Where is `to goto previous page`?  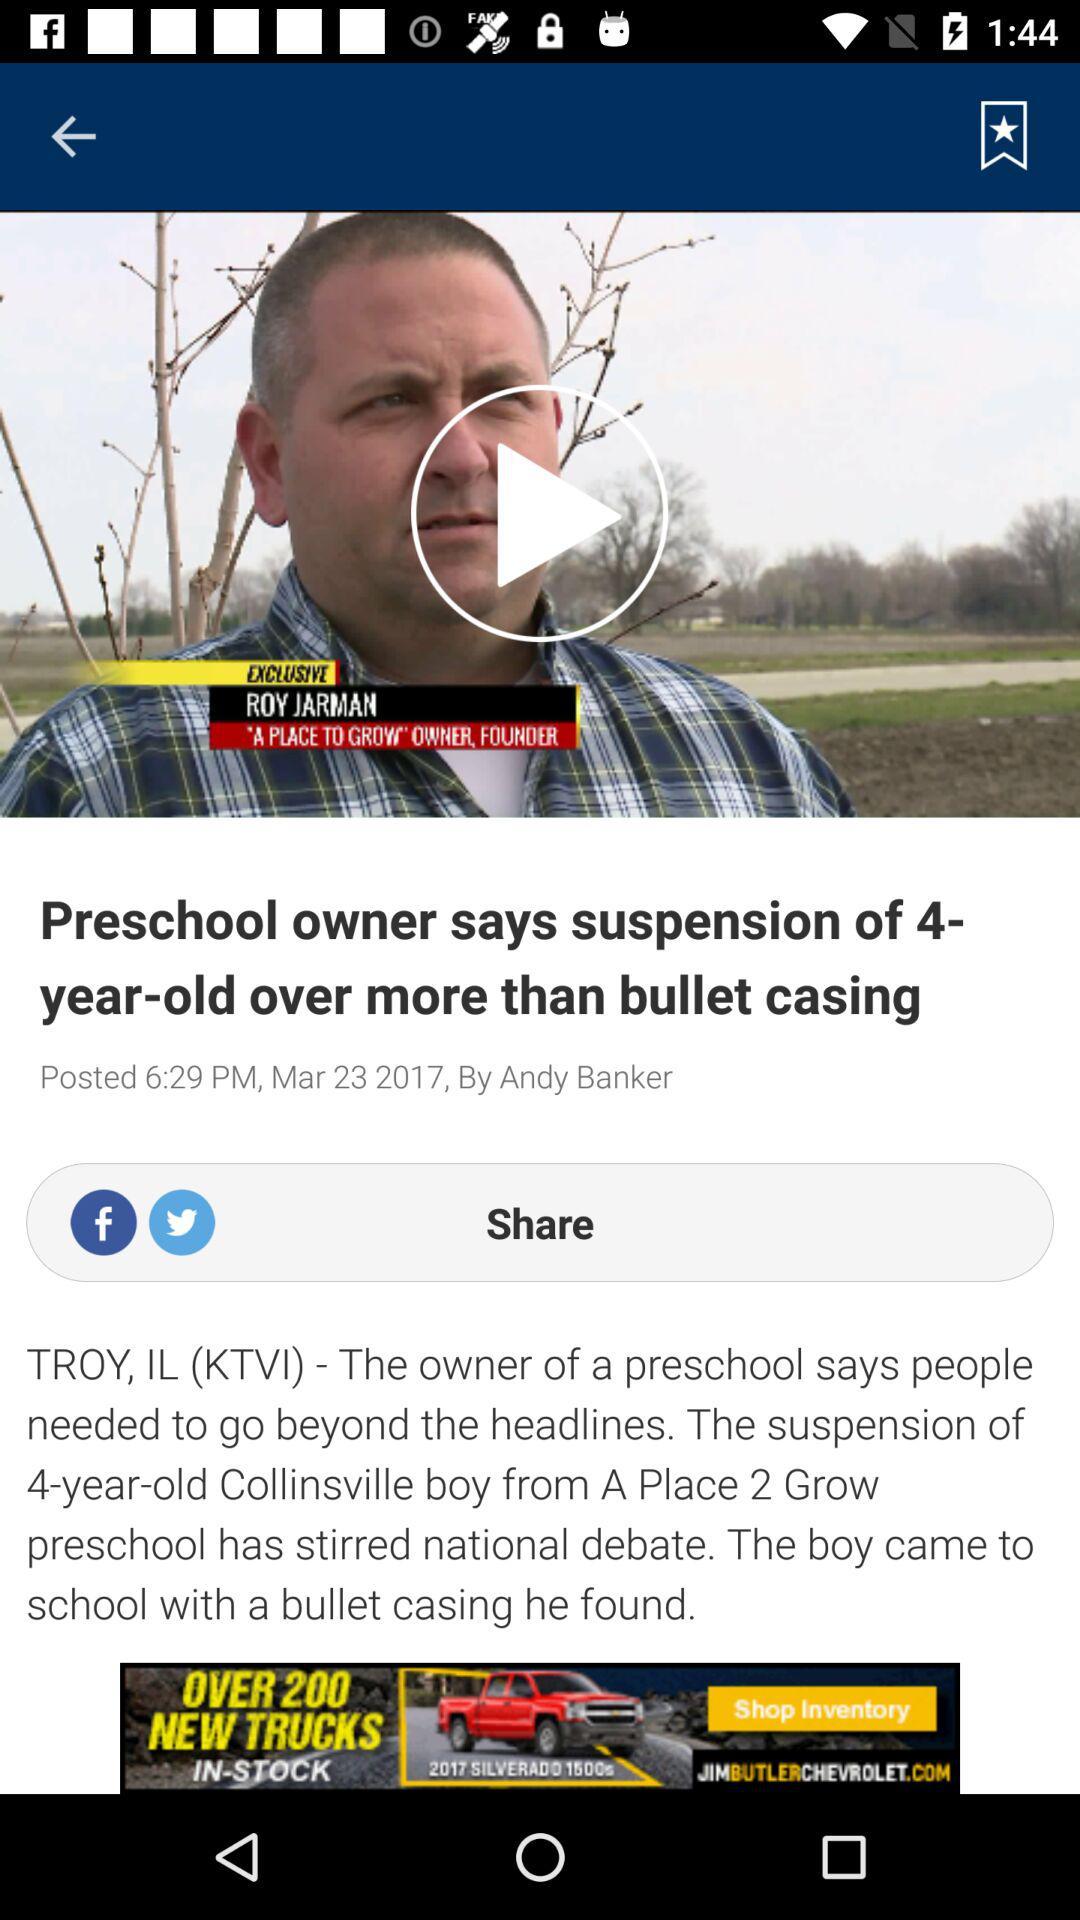 to goto previous page is located at coordinates (72, 135).